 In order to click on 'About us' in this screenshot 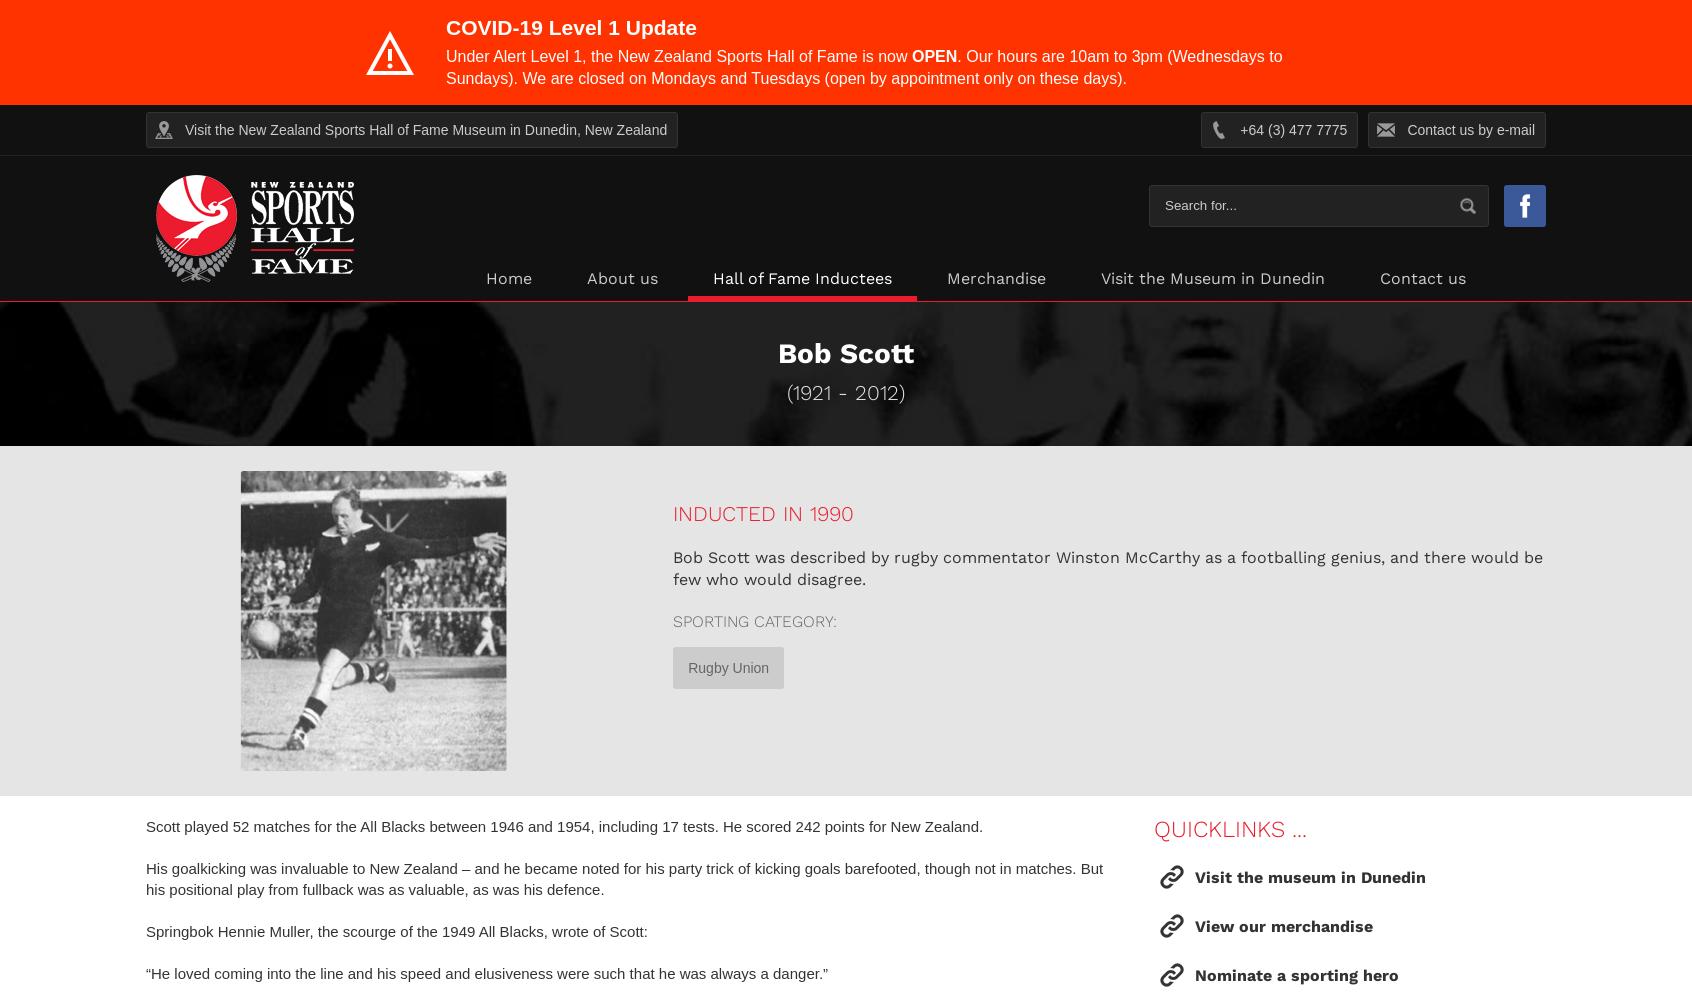, I will do `click(585, 278)`.